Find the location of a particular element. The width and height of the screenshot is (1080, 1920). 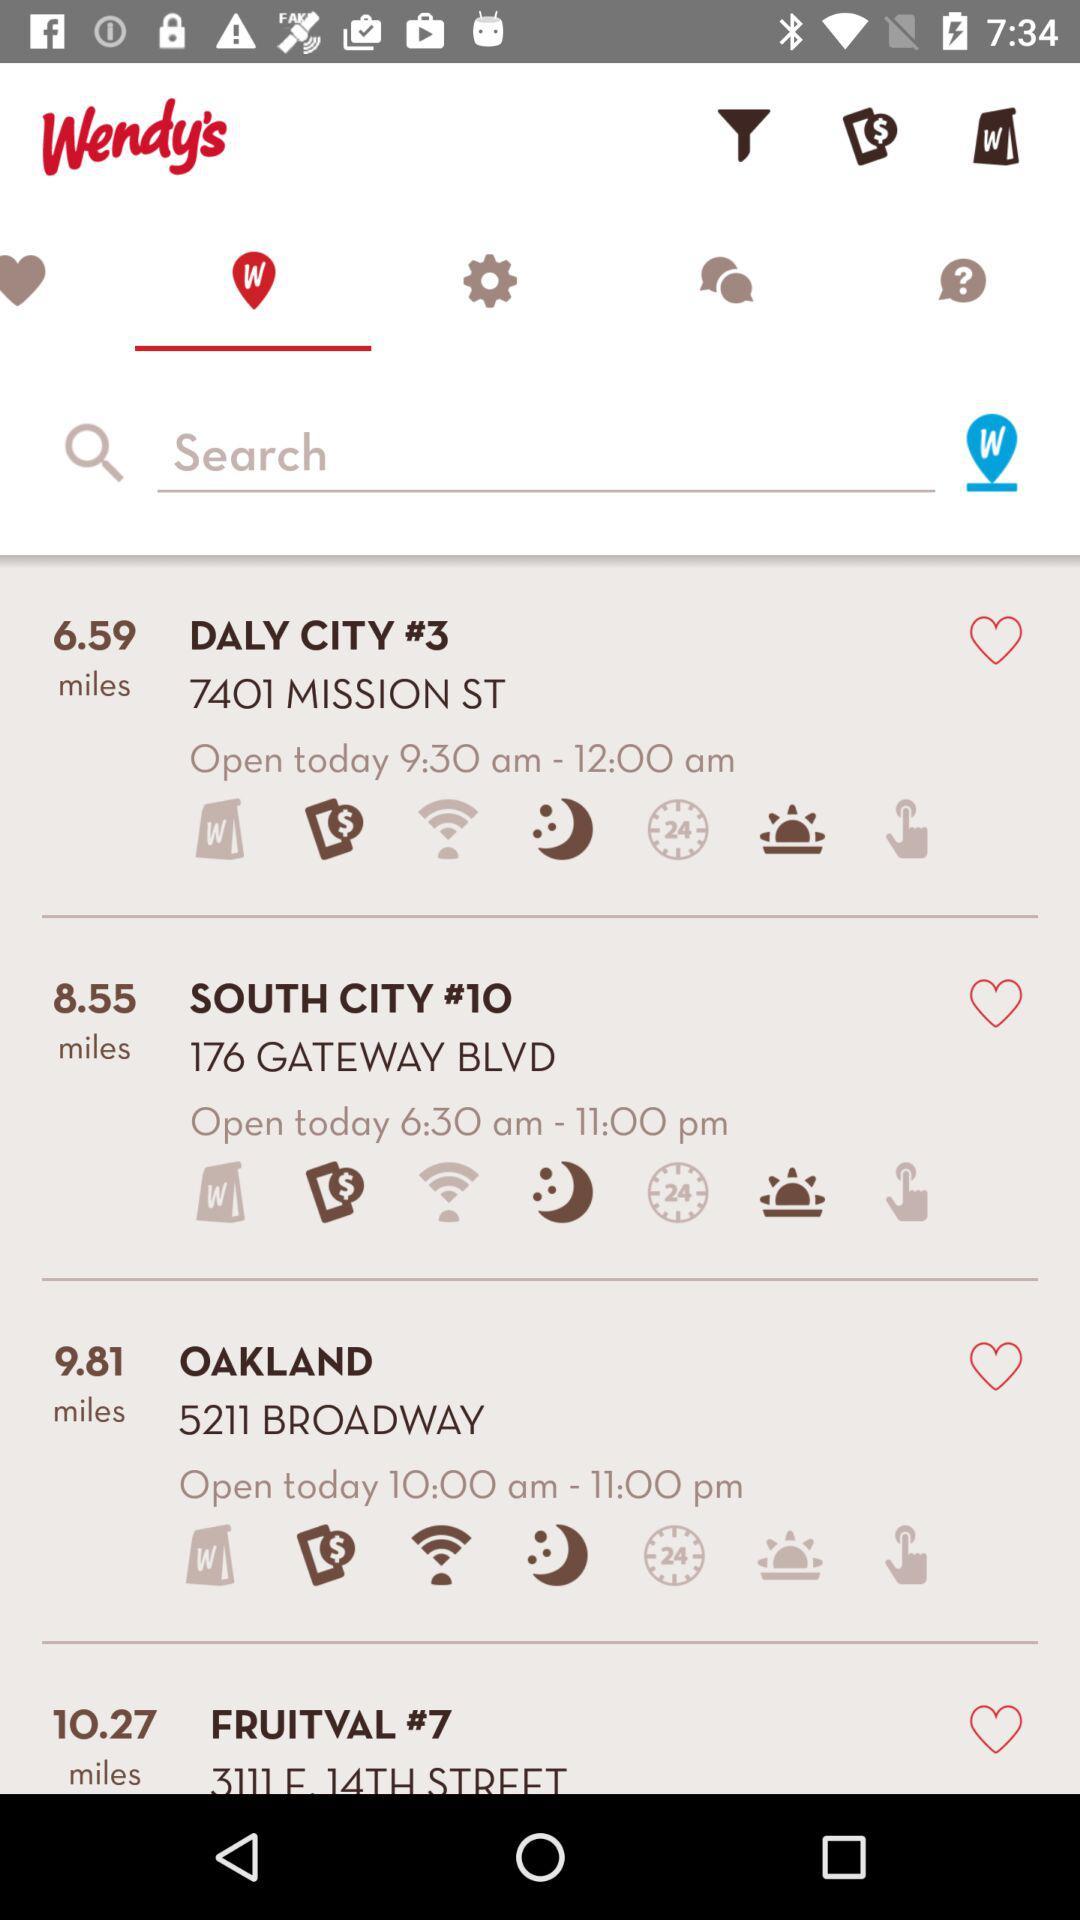

show favourites is located at coordinates (66, 279).